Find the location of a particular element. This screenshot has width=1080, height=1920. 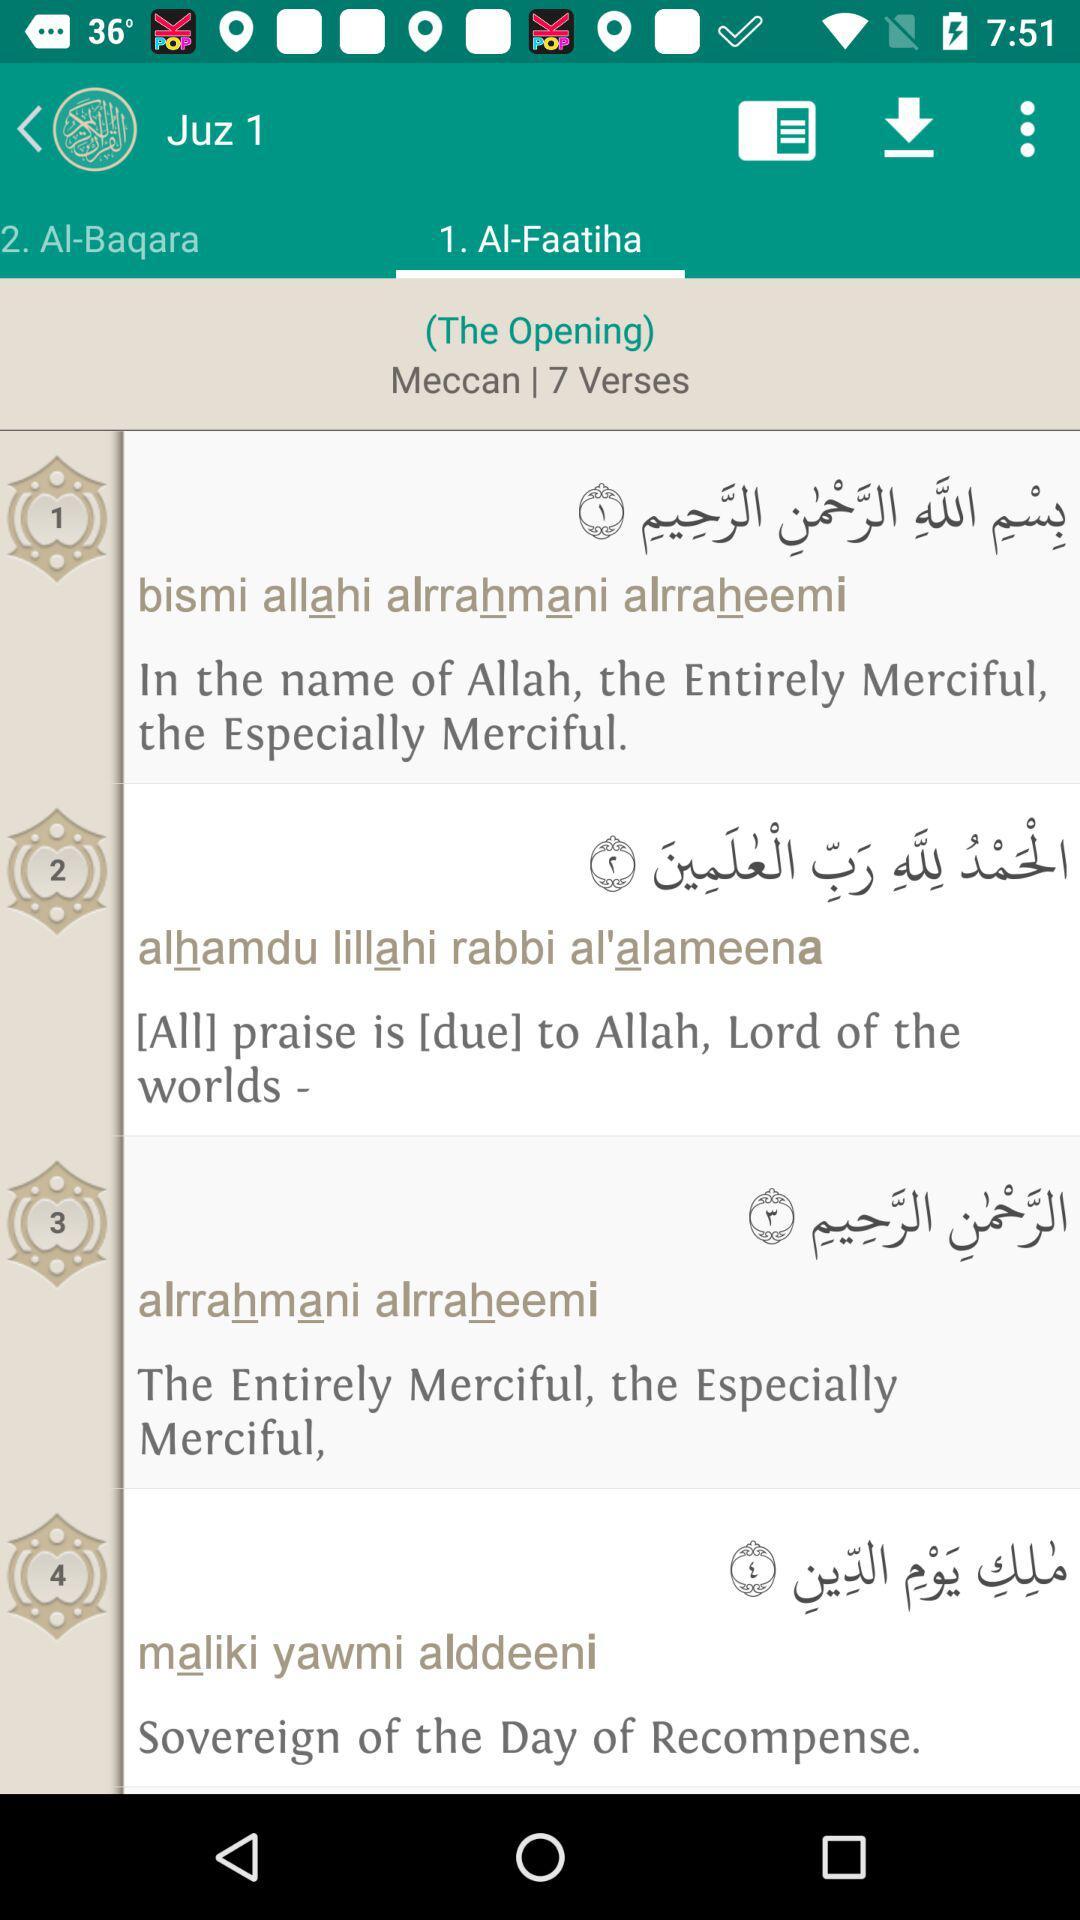

item below the entirely merciful item is located at coordinates (600, 1564).